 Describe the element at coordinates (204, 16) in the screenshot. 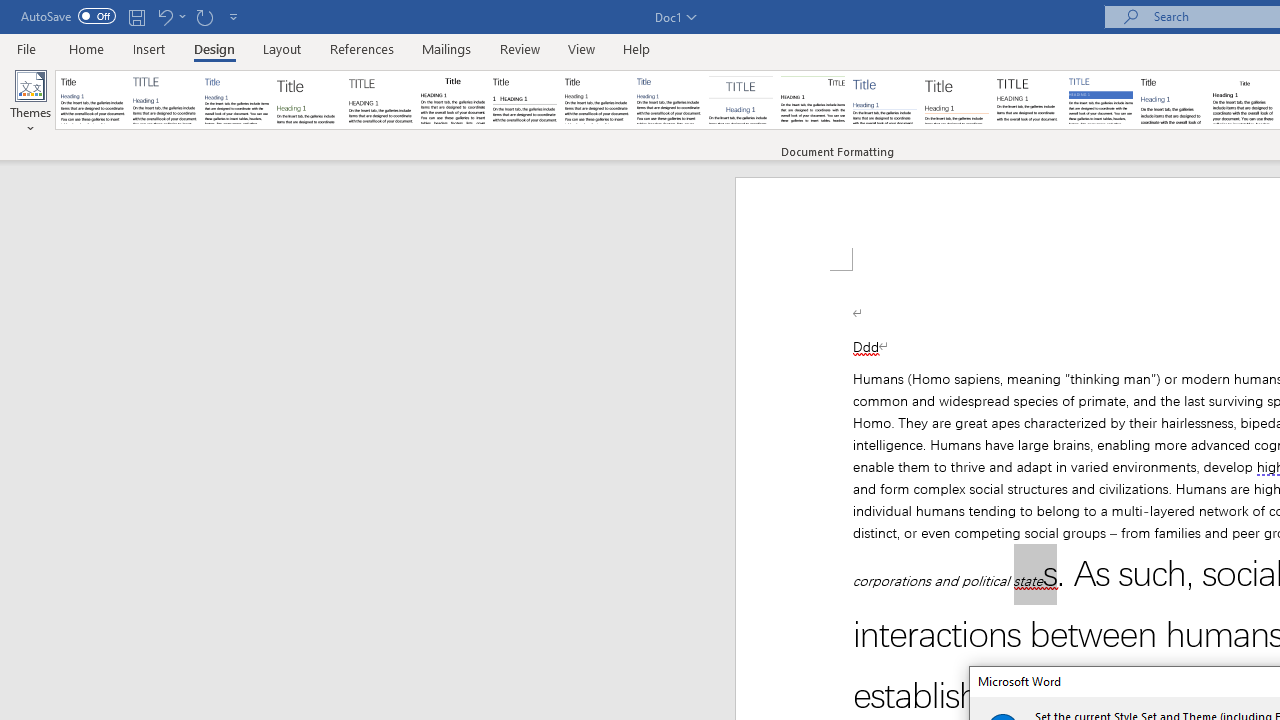

I see `'Repeat Accessibility Checker'` at that location.